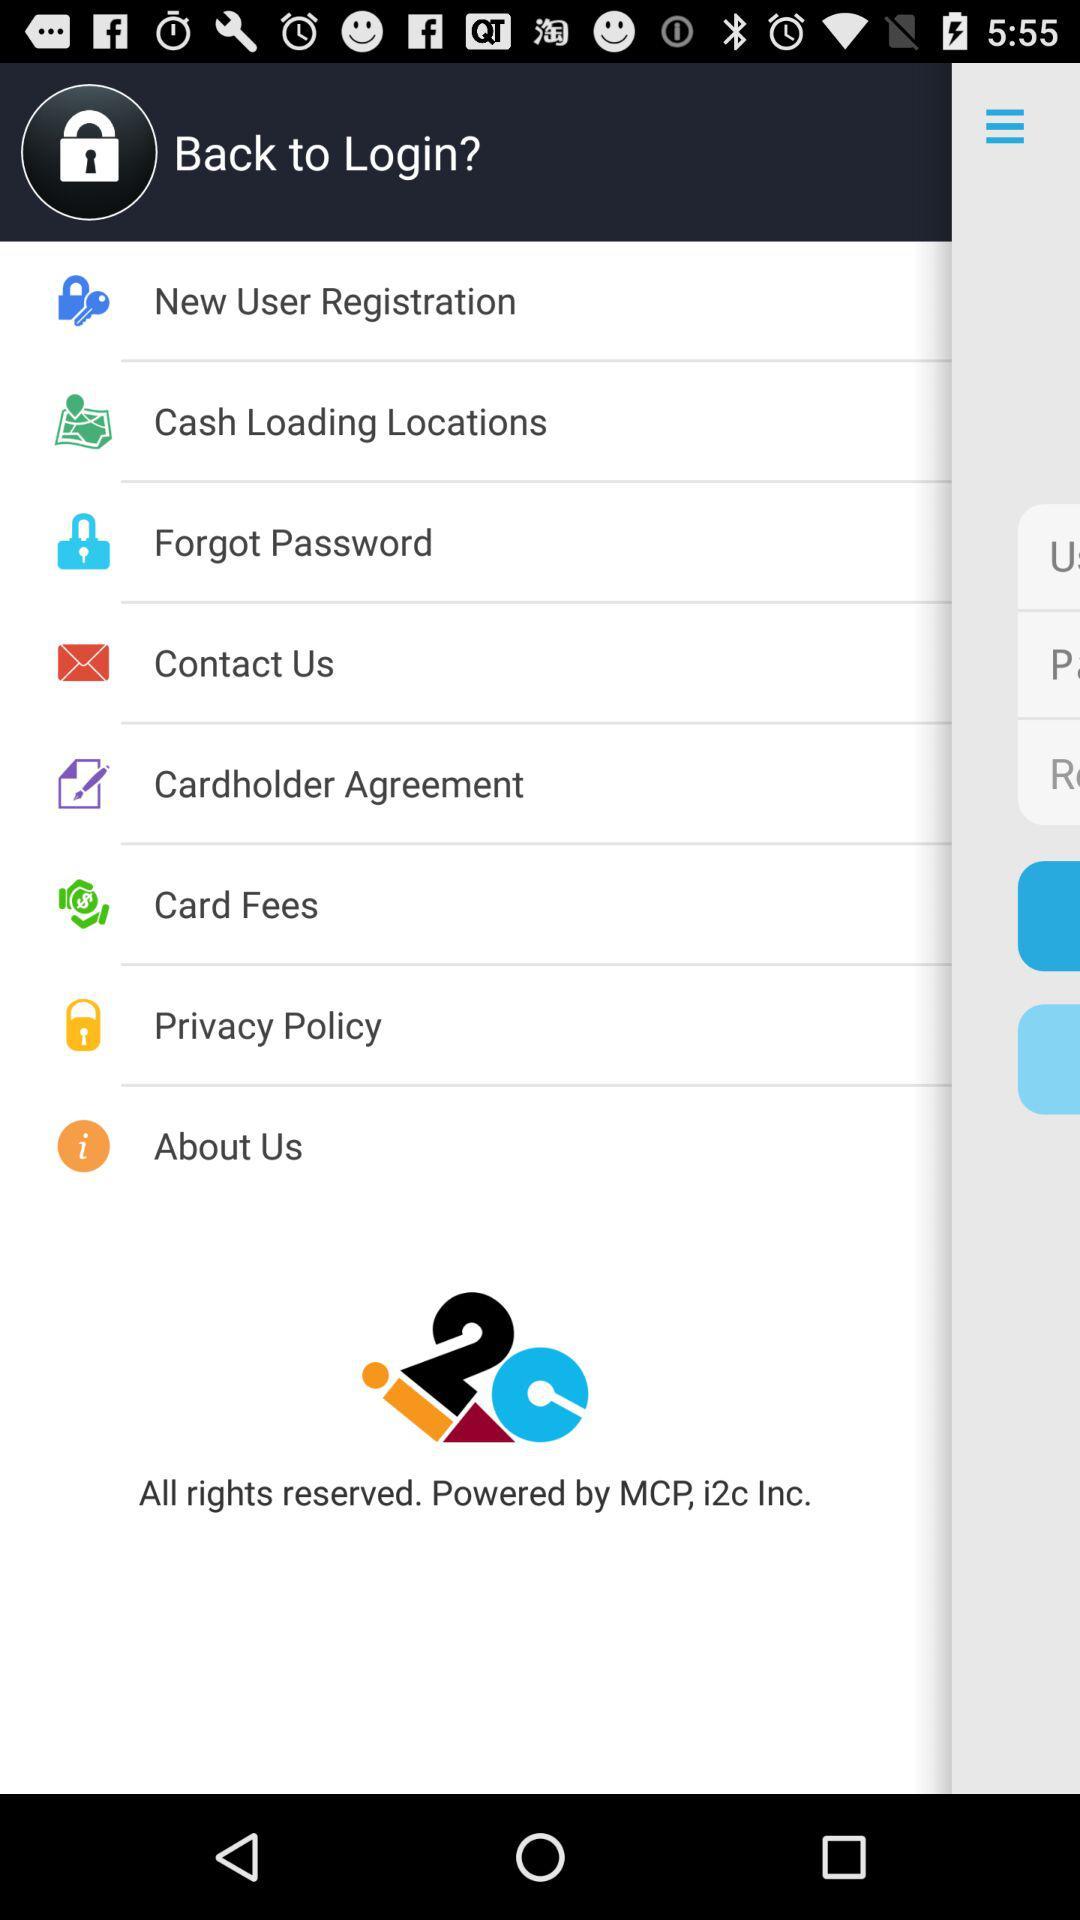  I want to click on the item to the left of the new user registration item, so click(552, 1024).